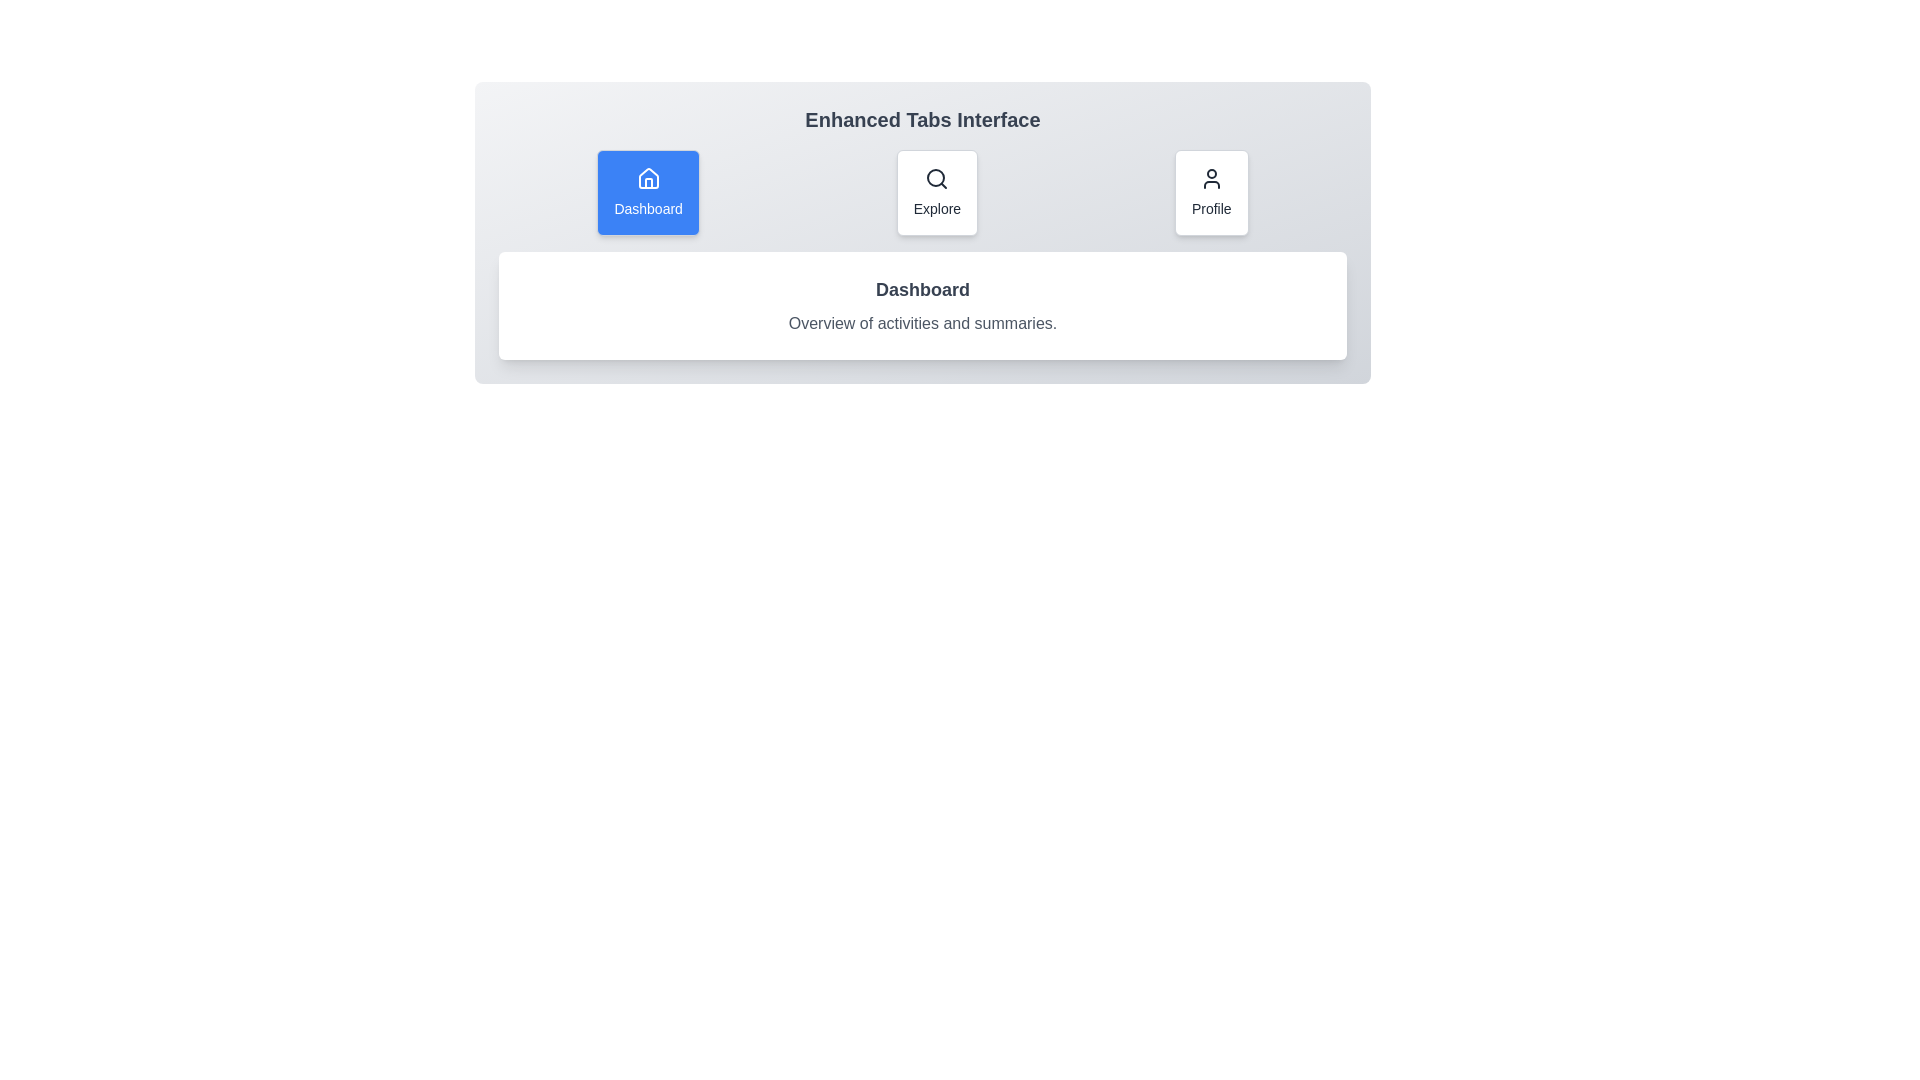 Image resolution: width=1920 pixels, height=1080 pixels. What do you see at coordinates (936, 192) in the screenshot?
I see `the Explore tab to see its hover effect` at bounding box center [936, 192].